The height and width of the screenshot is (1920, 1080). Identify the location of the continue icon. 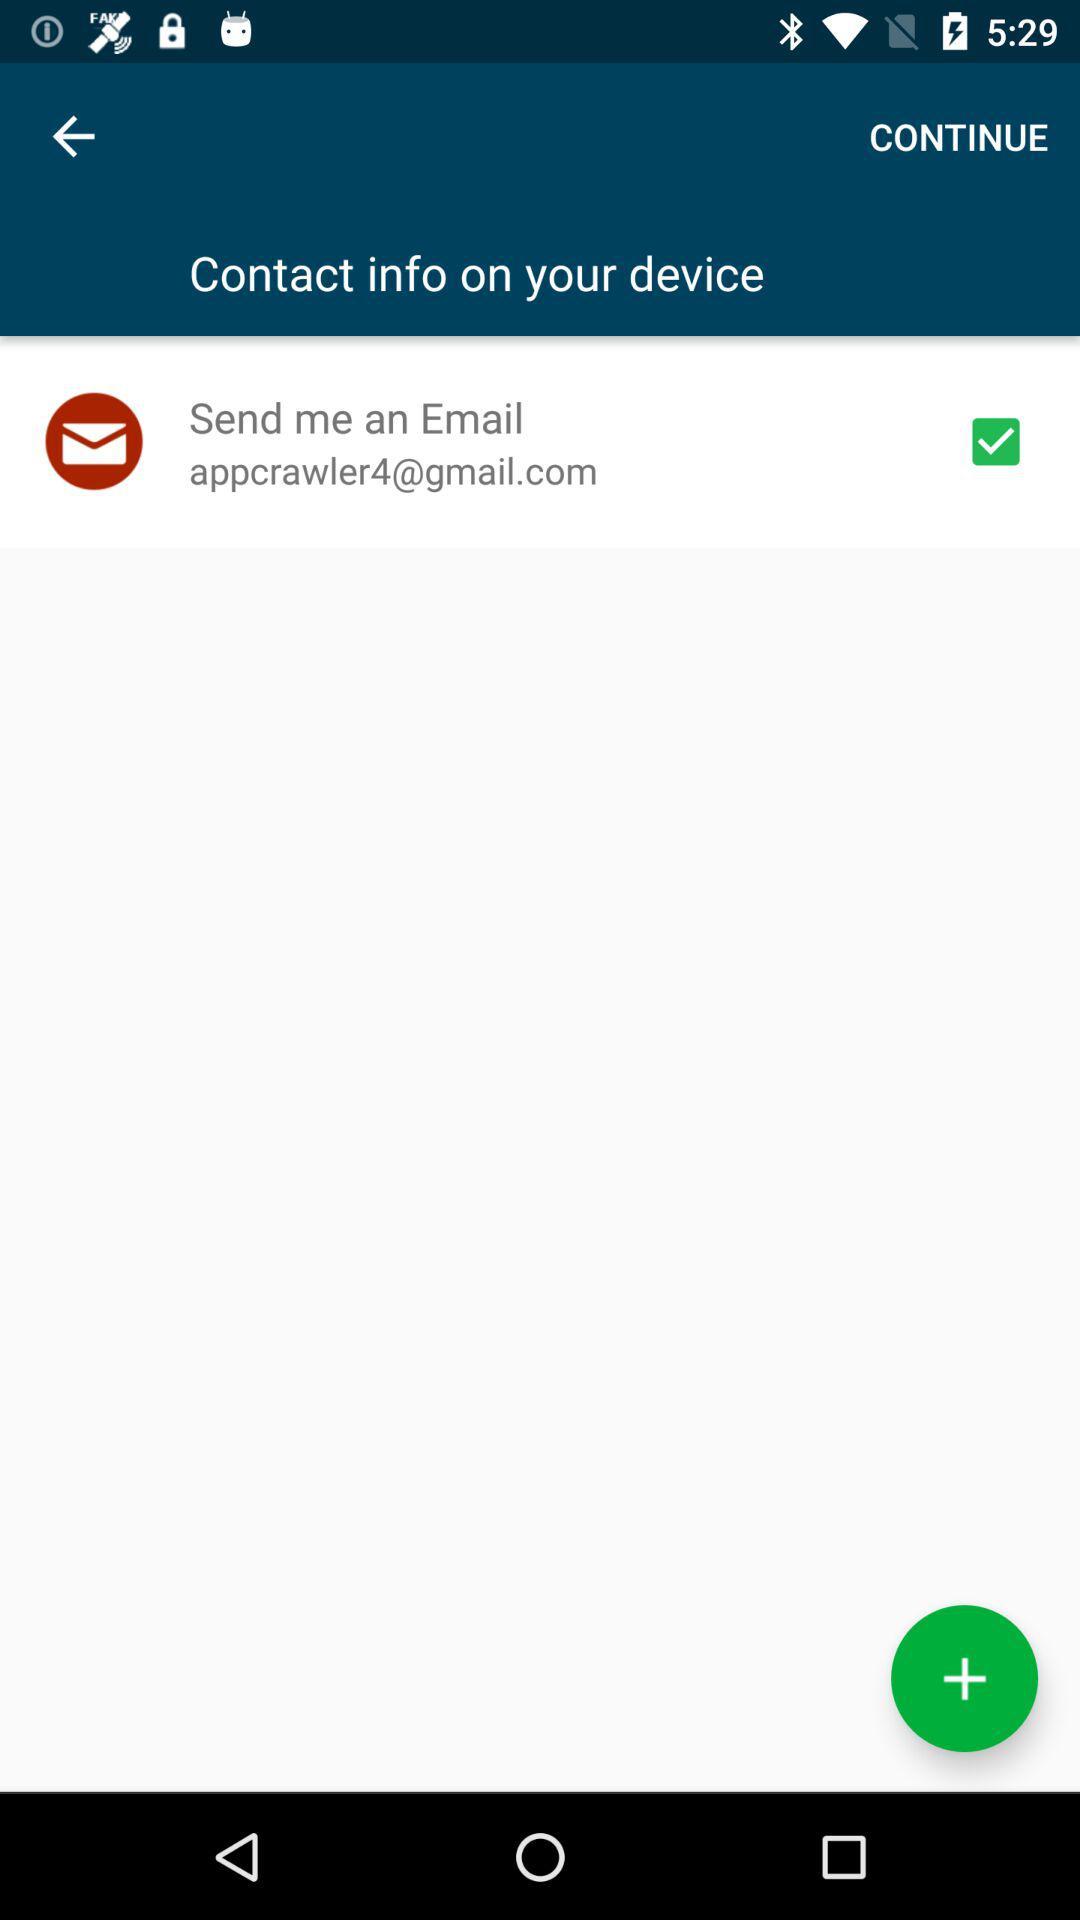
(957, 135).